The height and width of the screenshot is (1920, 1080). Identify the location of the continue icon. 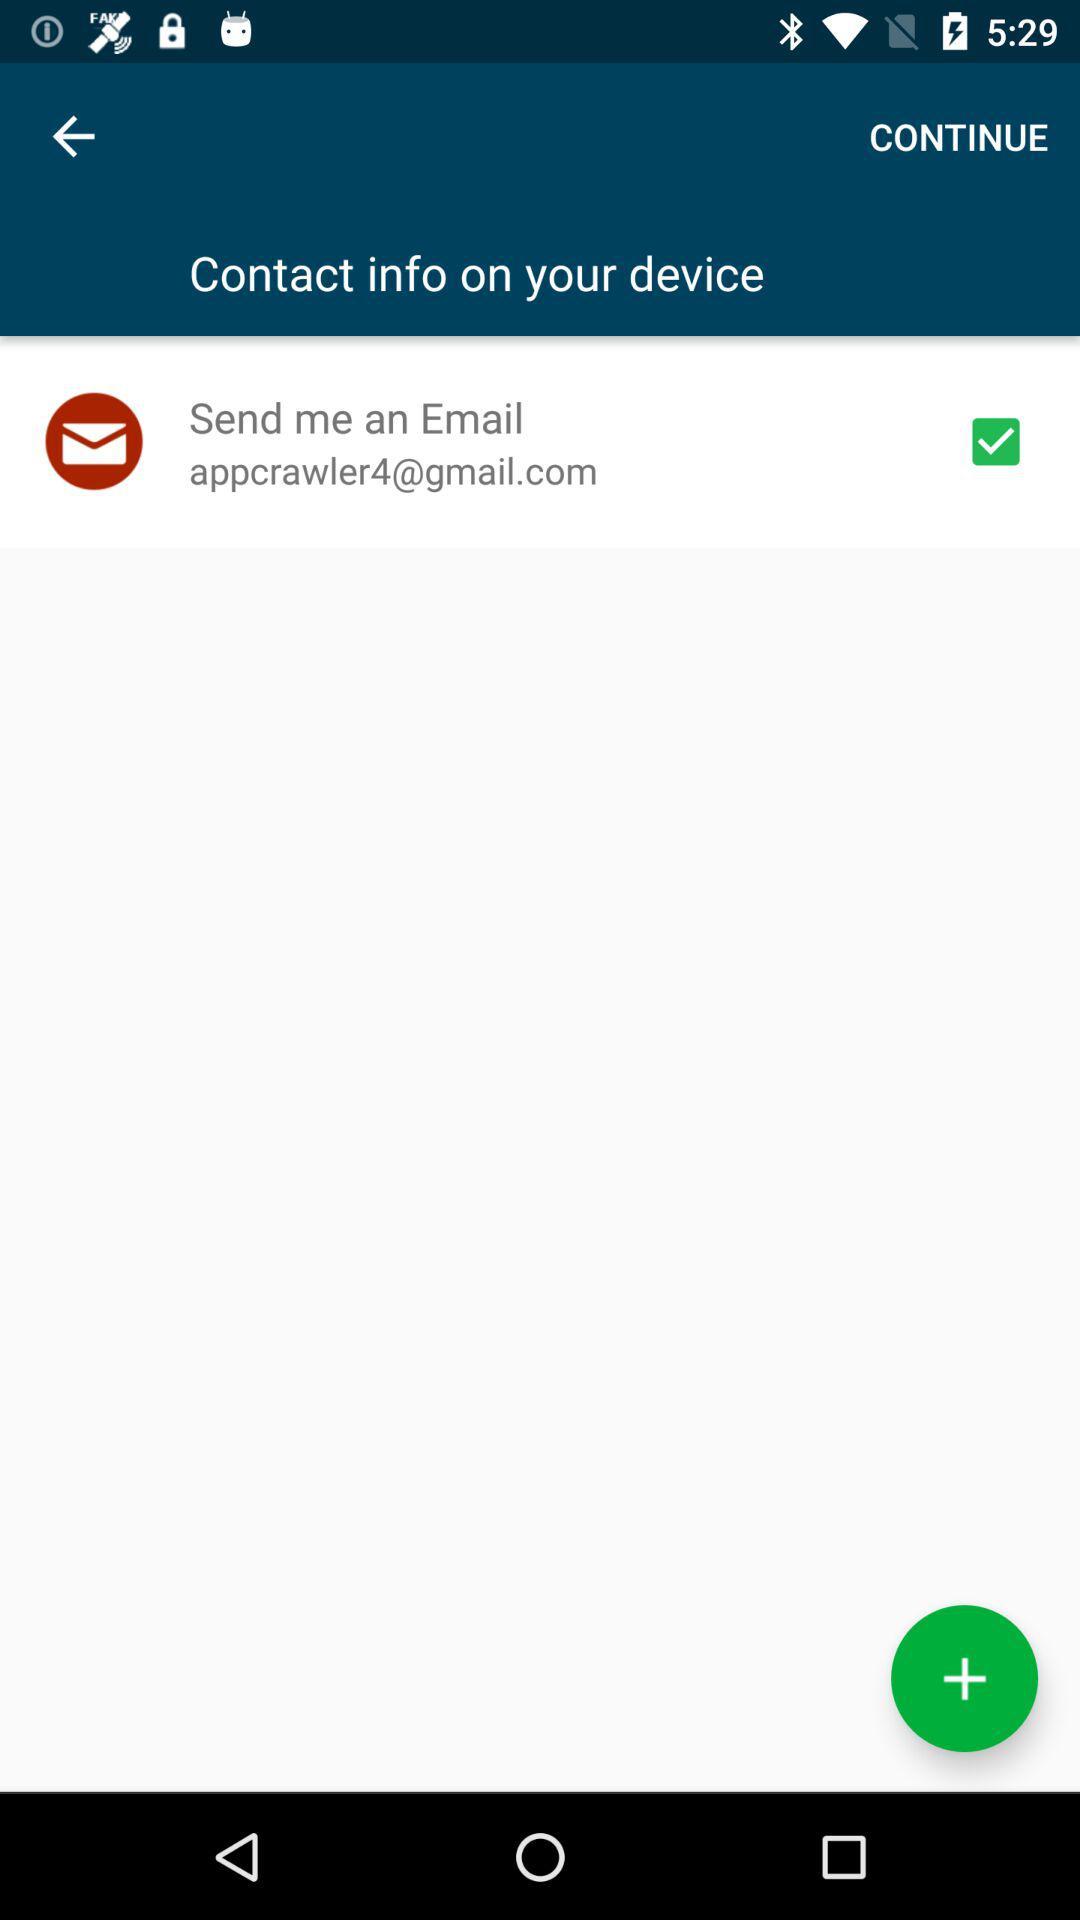
(957, 135).